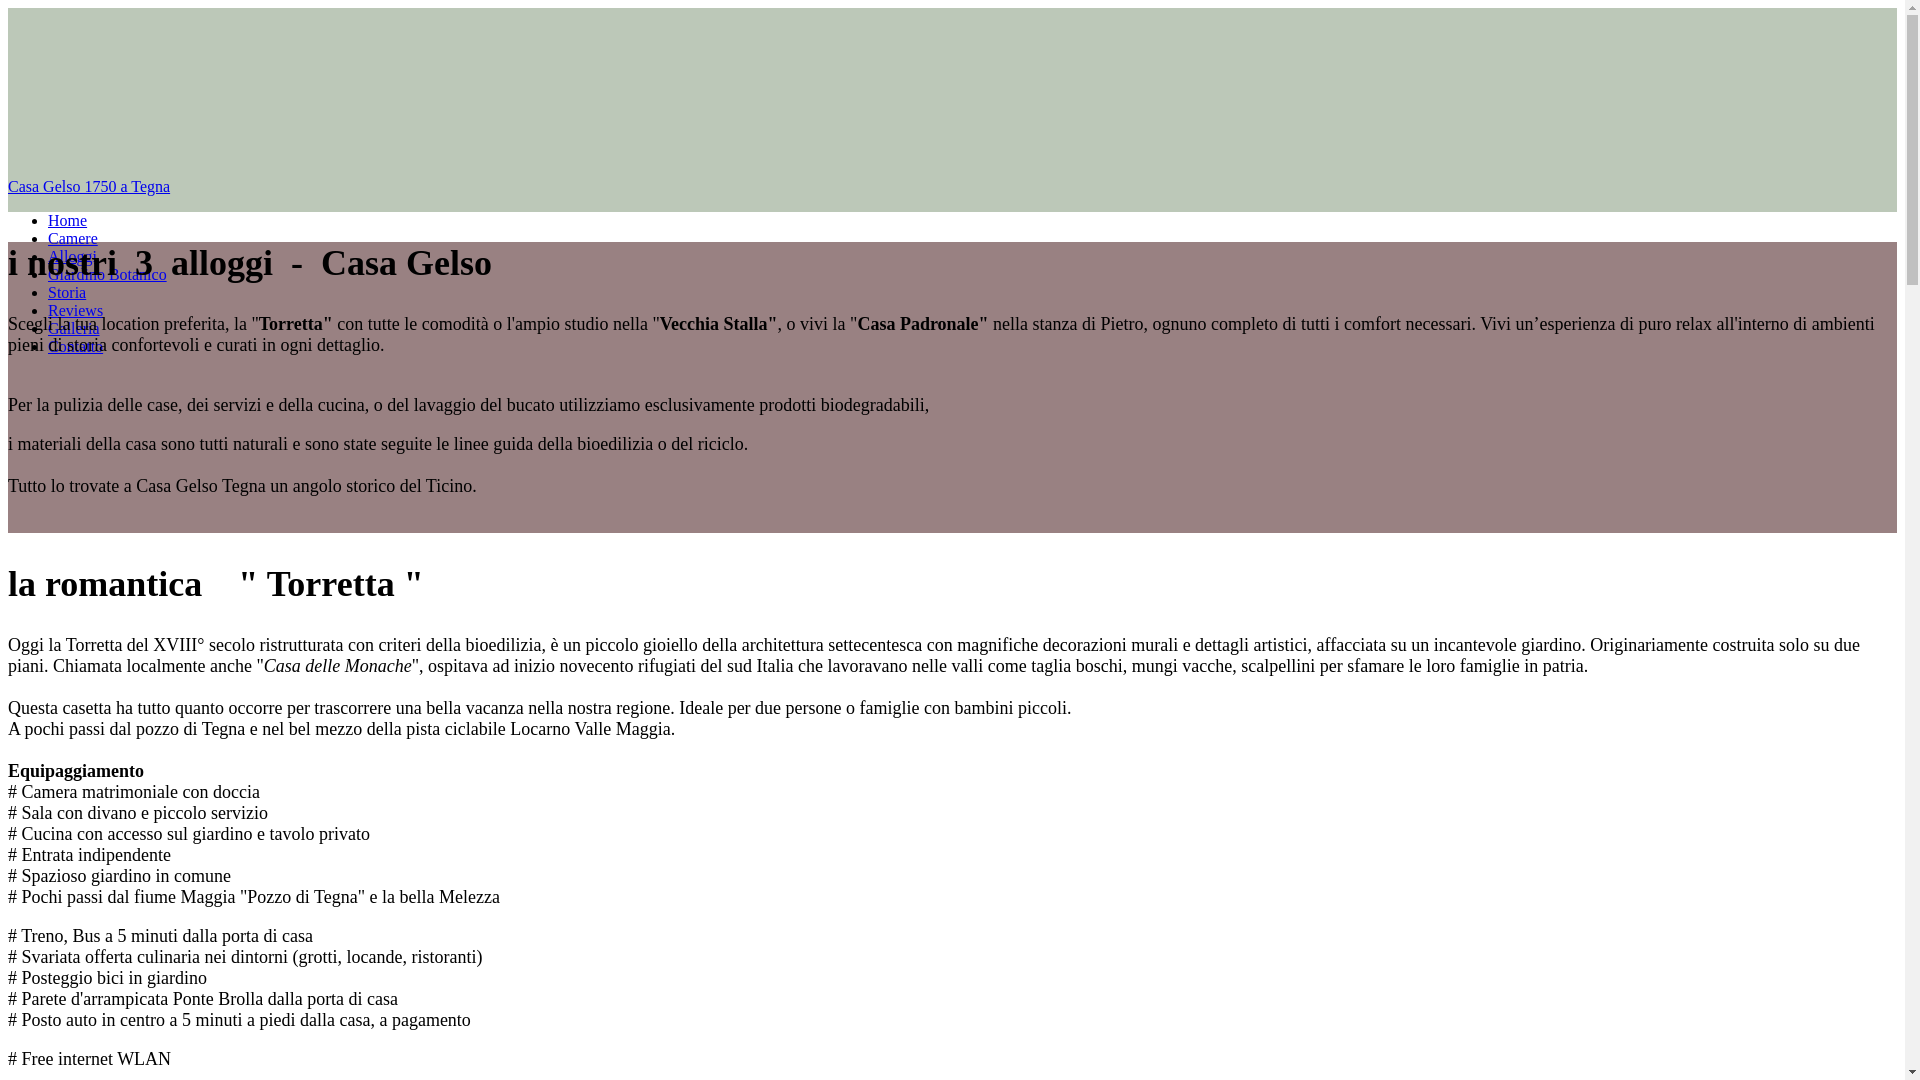  Describe the element at coordinates (951, 186) in the screenshot. I see `'Casa Gelso 1750 a Tegna'` at that location.